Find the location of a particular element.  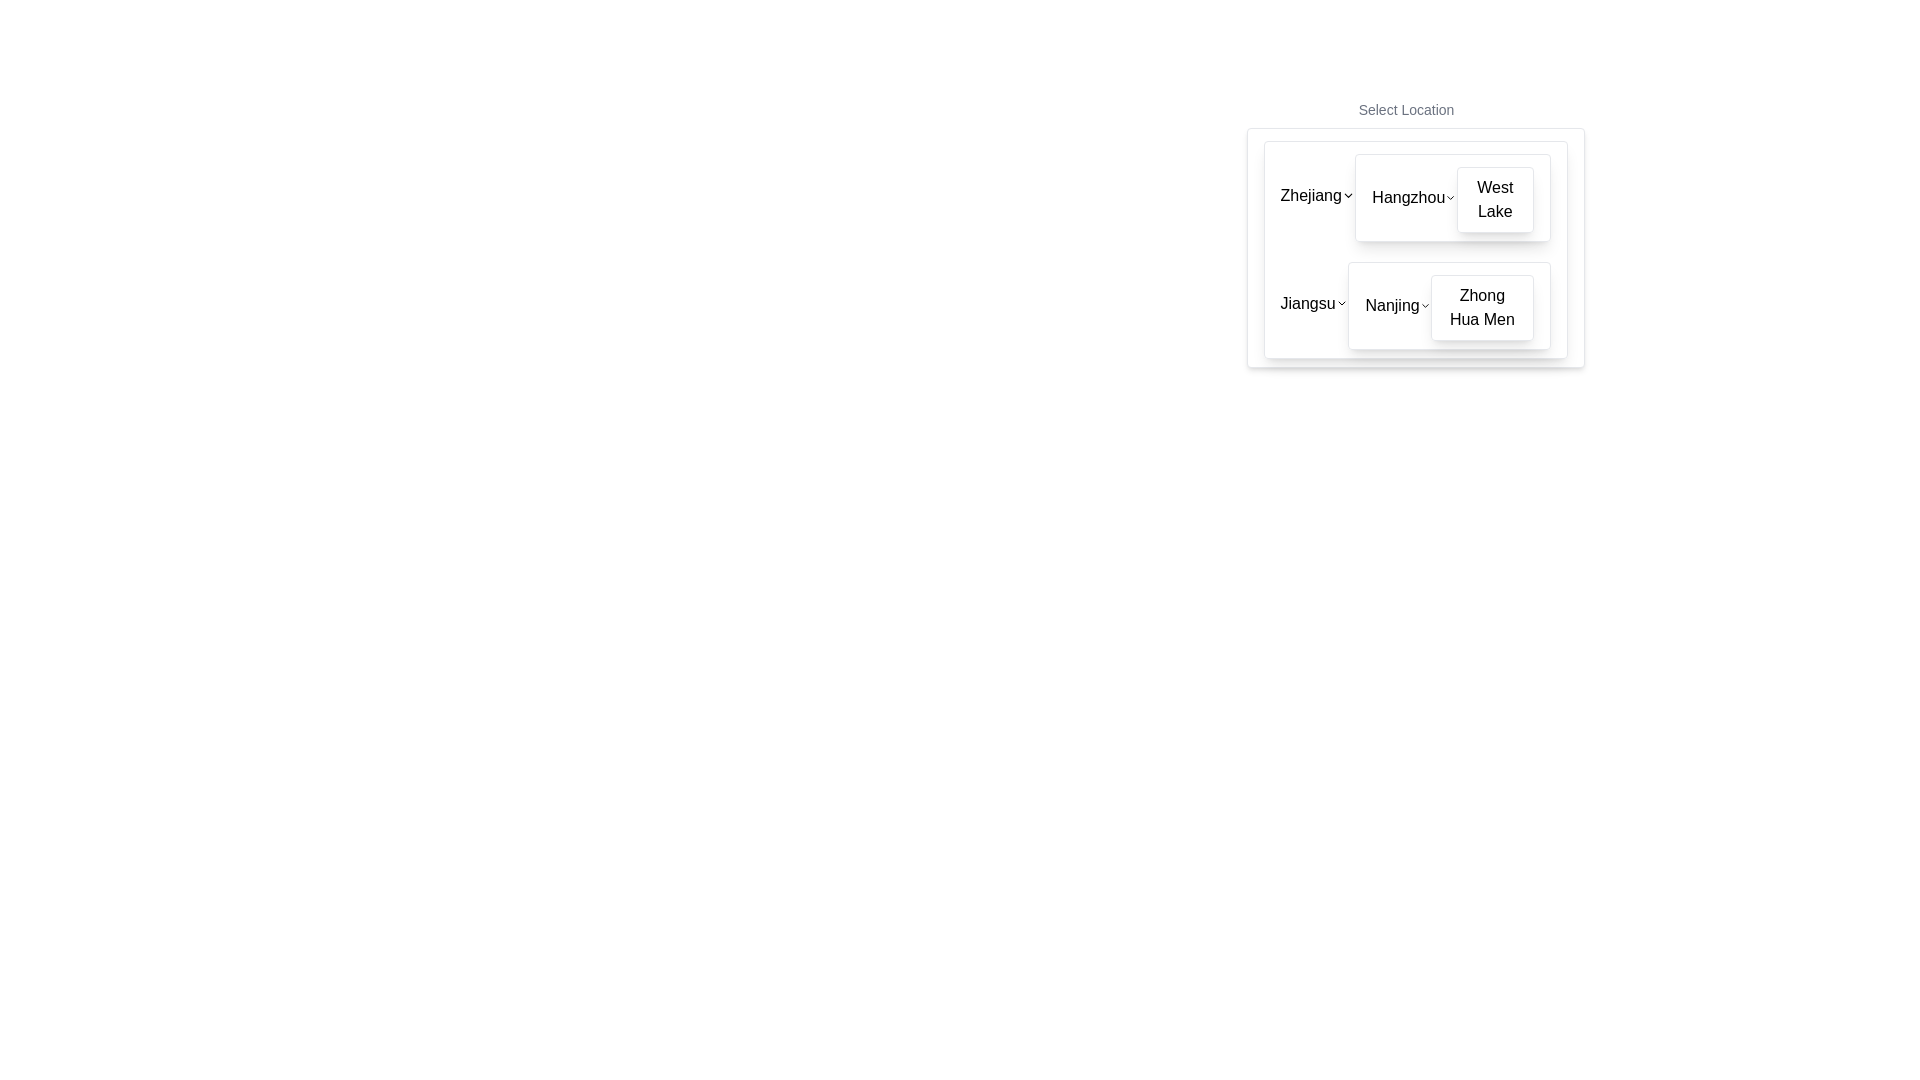

the 'West Lake' card element in the dropdown menu is located at coordinates (1495, 200).